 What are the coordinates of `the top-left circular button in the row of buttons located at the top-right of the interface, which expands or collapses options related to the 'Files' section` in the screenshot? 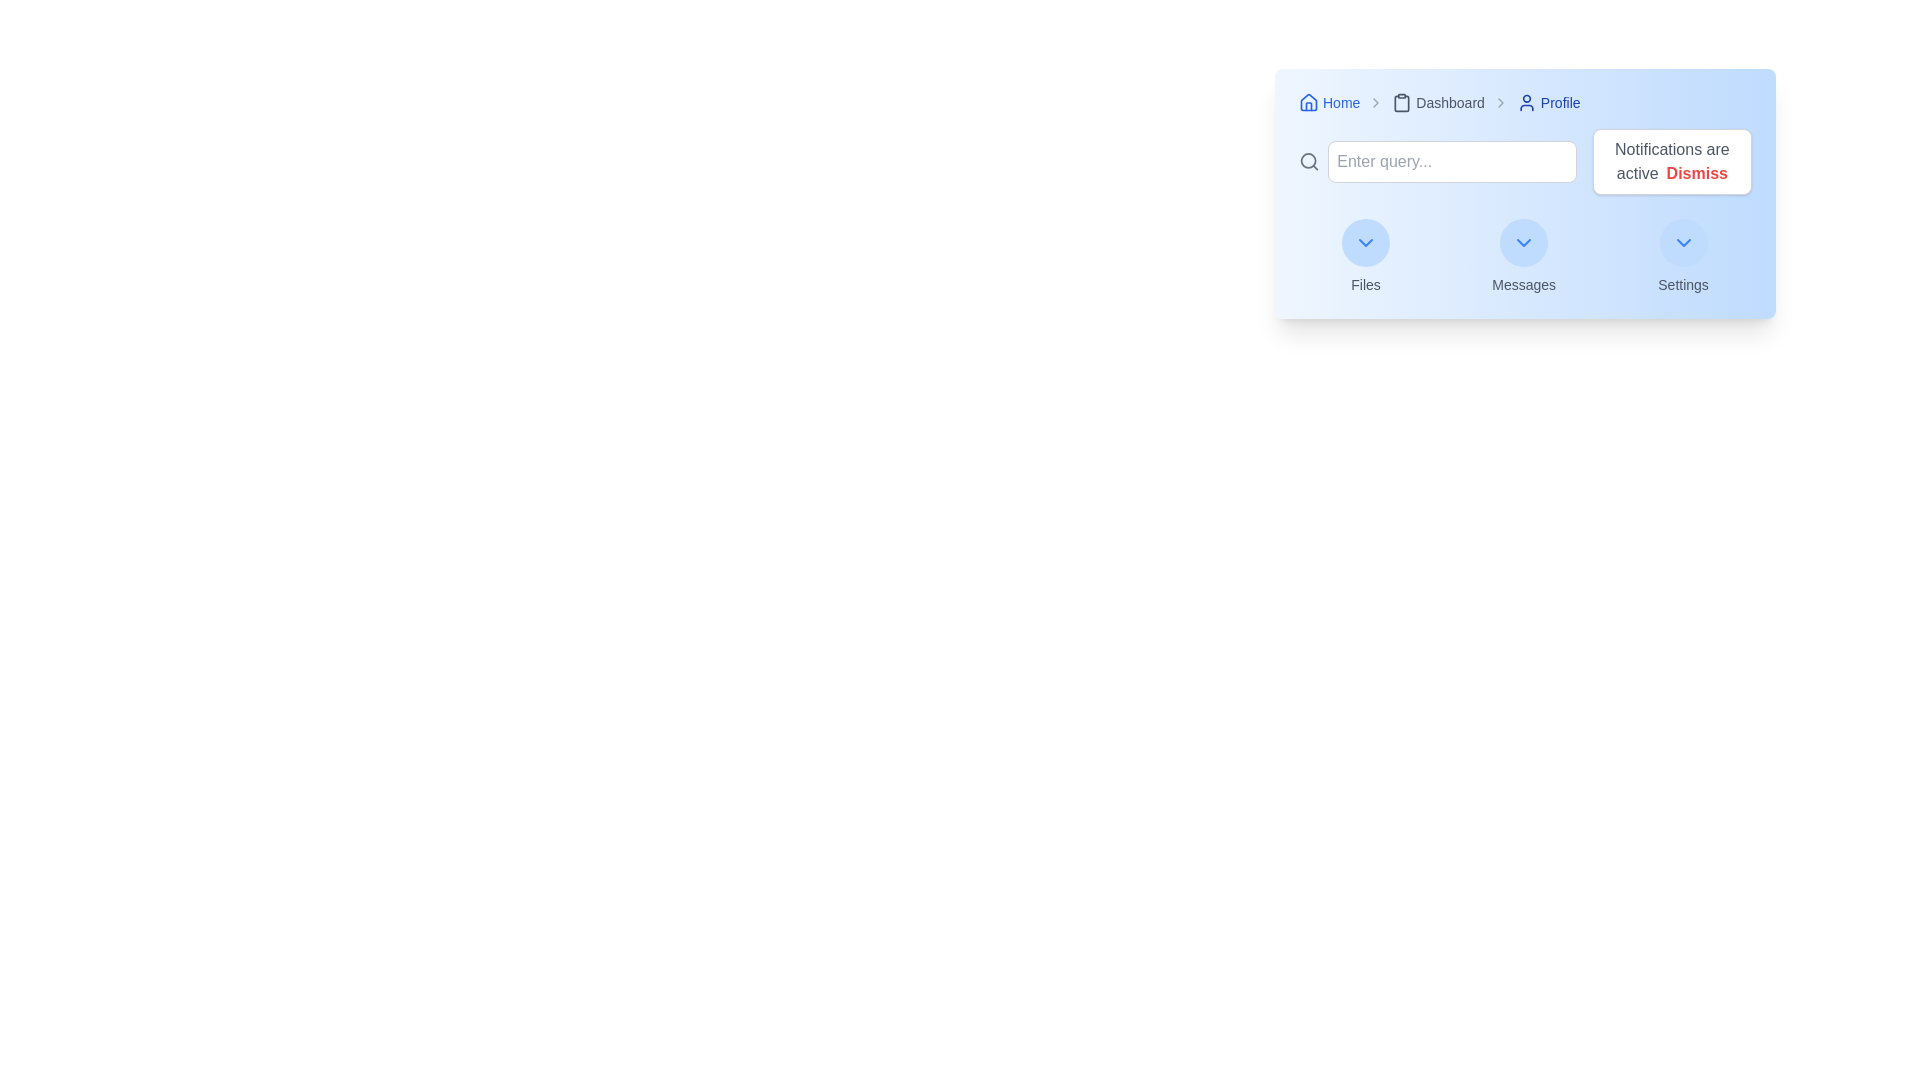 It's located at (1365, 242).